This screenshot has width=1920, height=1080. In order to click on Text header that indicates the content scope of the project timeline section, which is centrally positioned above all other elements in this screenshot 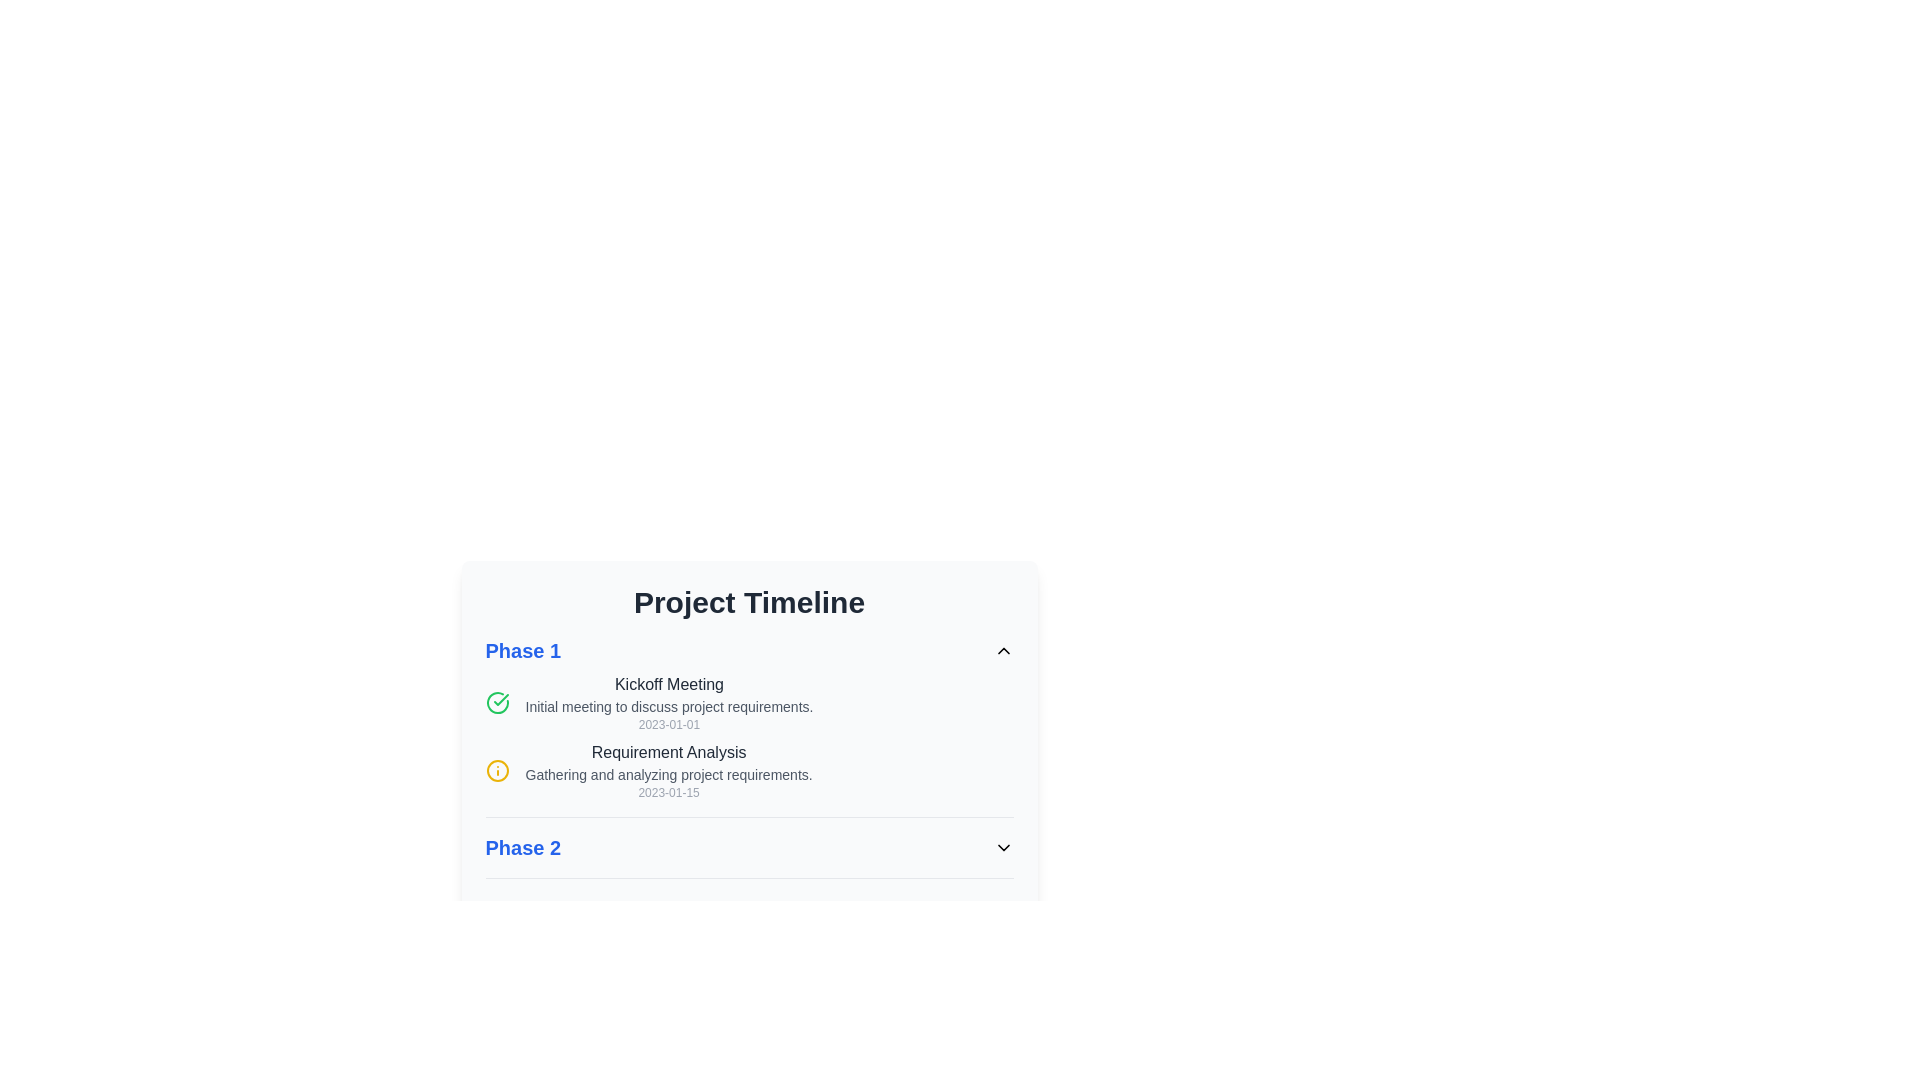, I will do `click(748, 601)`.